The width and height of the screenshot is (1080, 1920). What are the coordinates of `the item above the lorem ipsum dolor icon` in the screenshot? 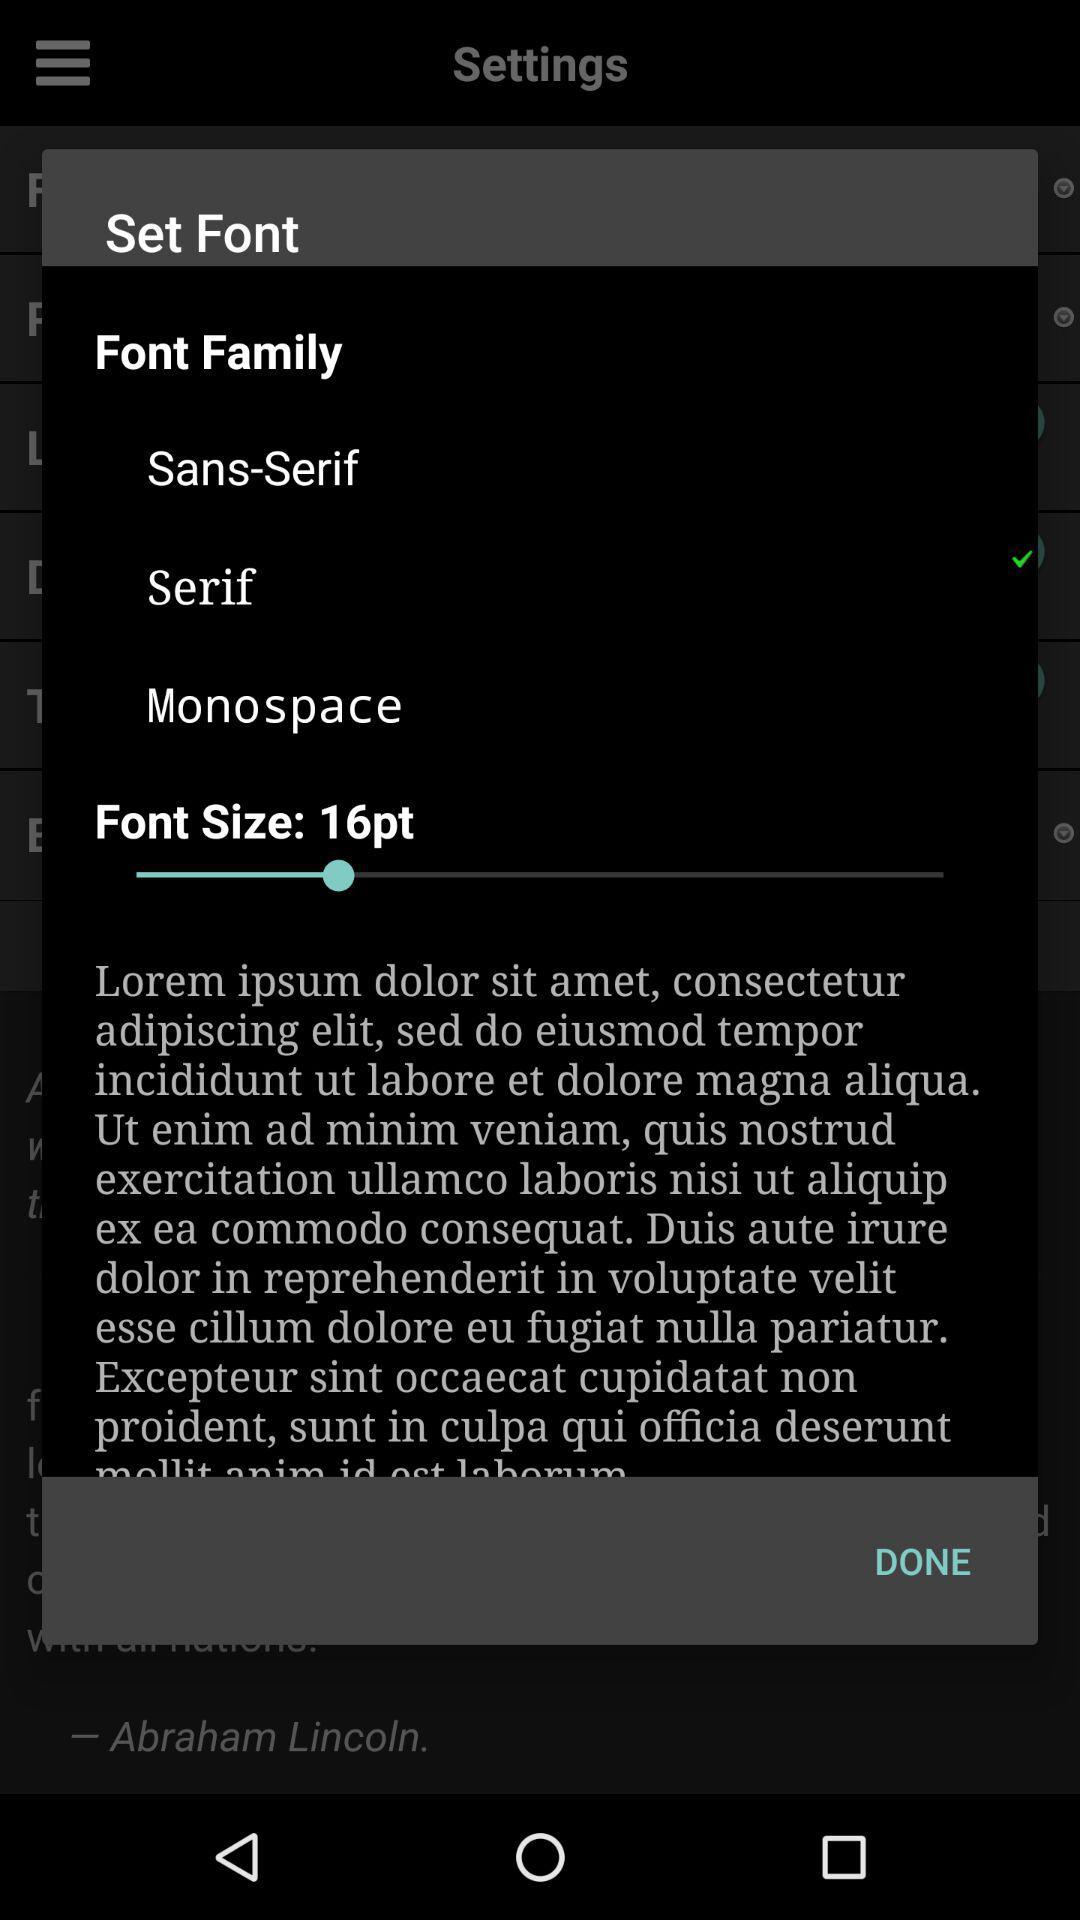 It's located at (540, 875).